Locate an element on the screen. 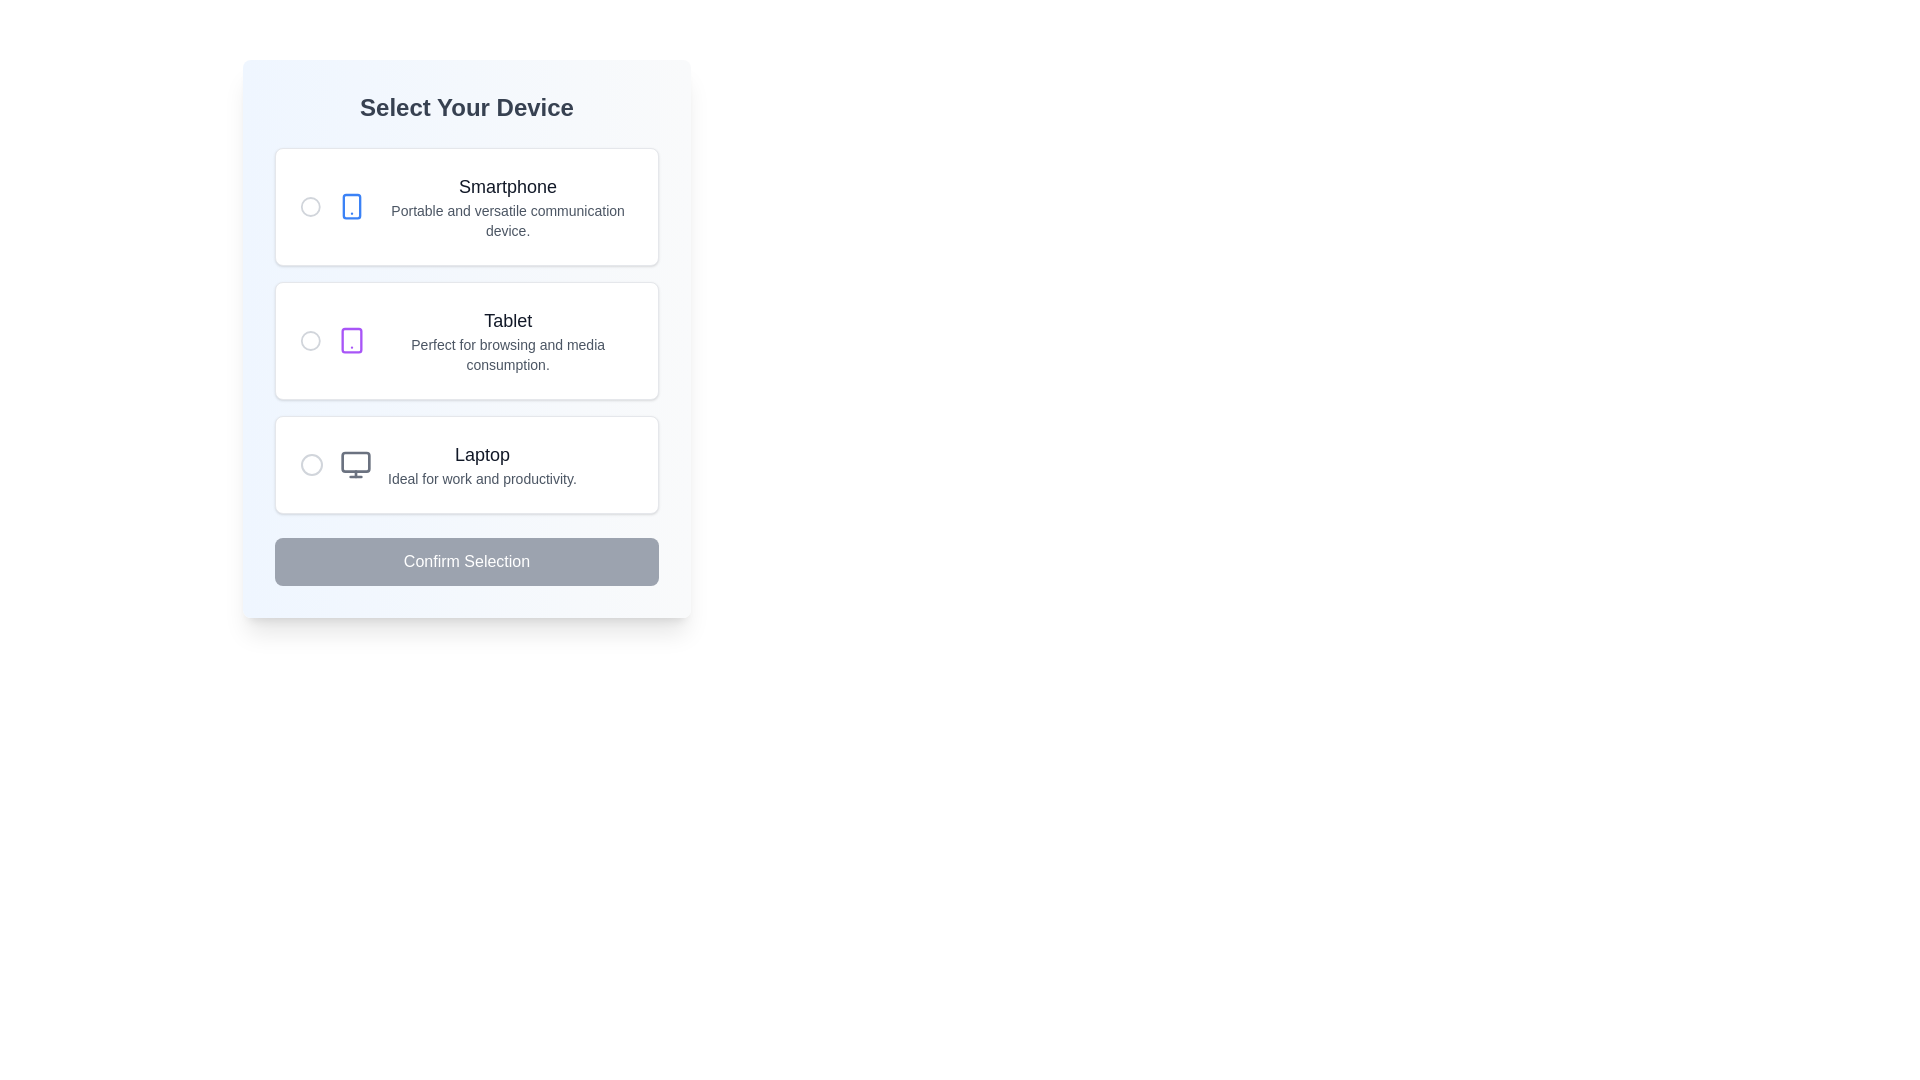 This screenshot has width=1920, height=1080. the 'Confirm Selection' button, which is a rectangular button with a gray background and white text, located at the bottom of the selection panel is located at coordinates (465, 562).